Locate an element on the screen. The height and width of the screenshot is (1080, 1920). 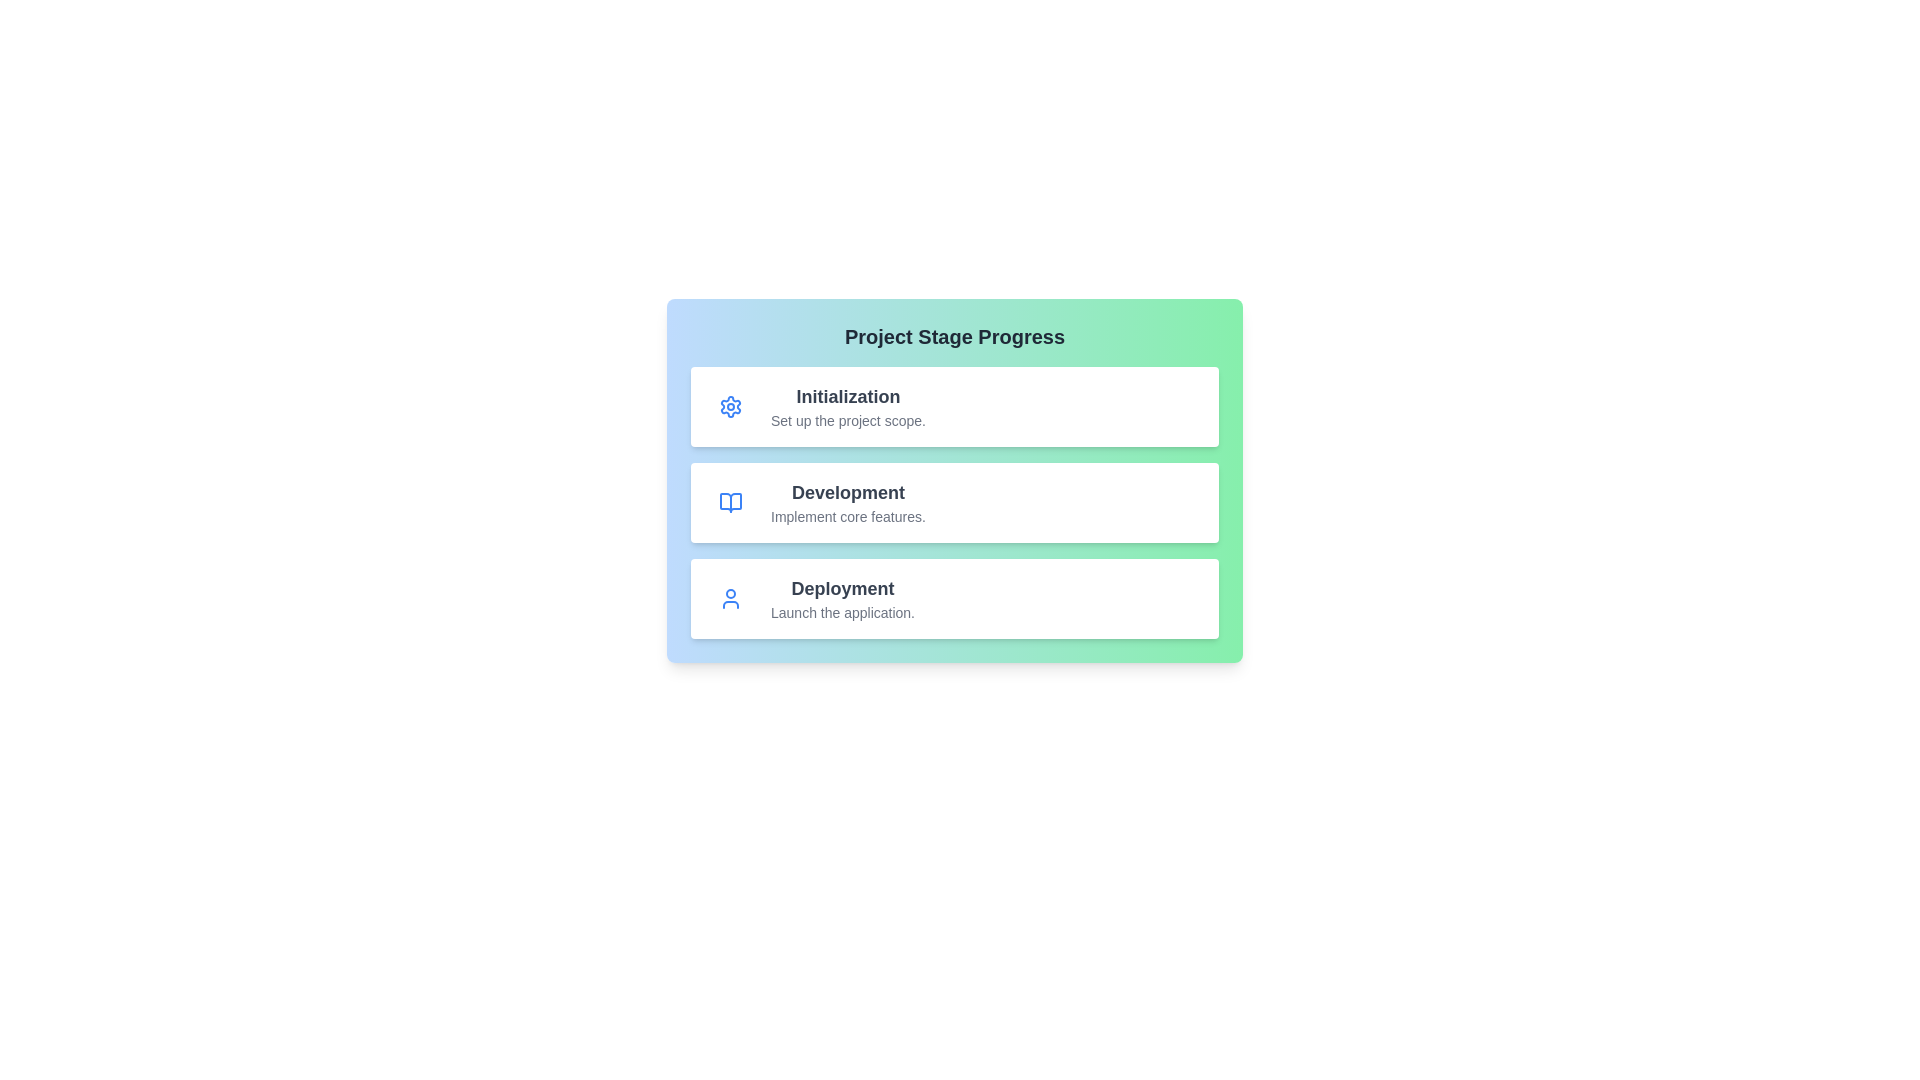
the blue gear-like icon representing settings, located at the top-left section of the 'Initialization' entry in the 'Project Stage Progress' list is located at coordinates (729, 406).